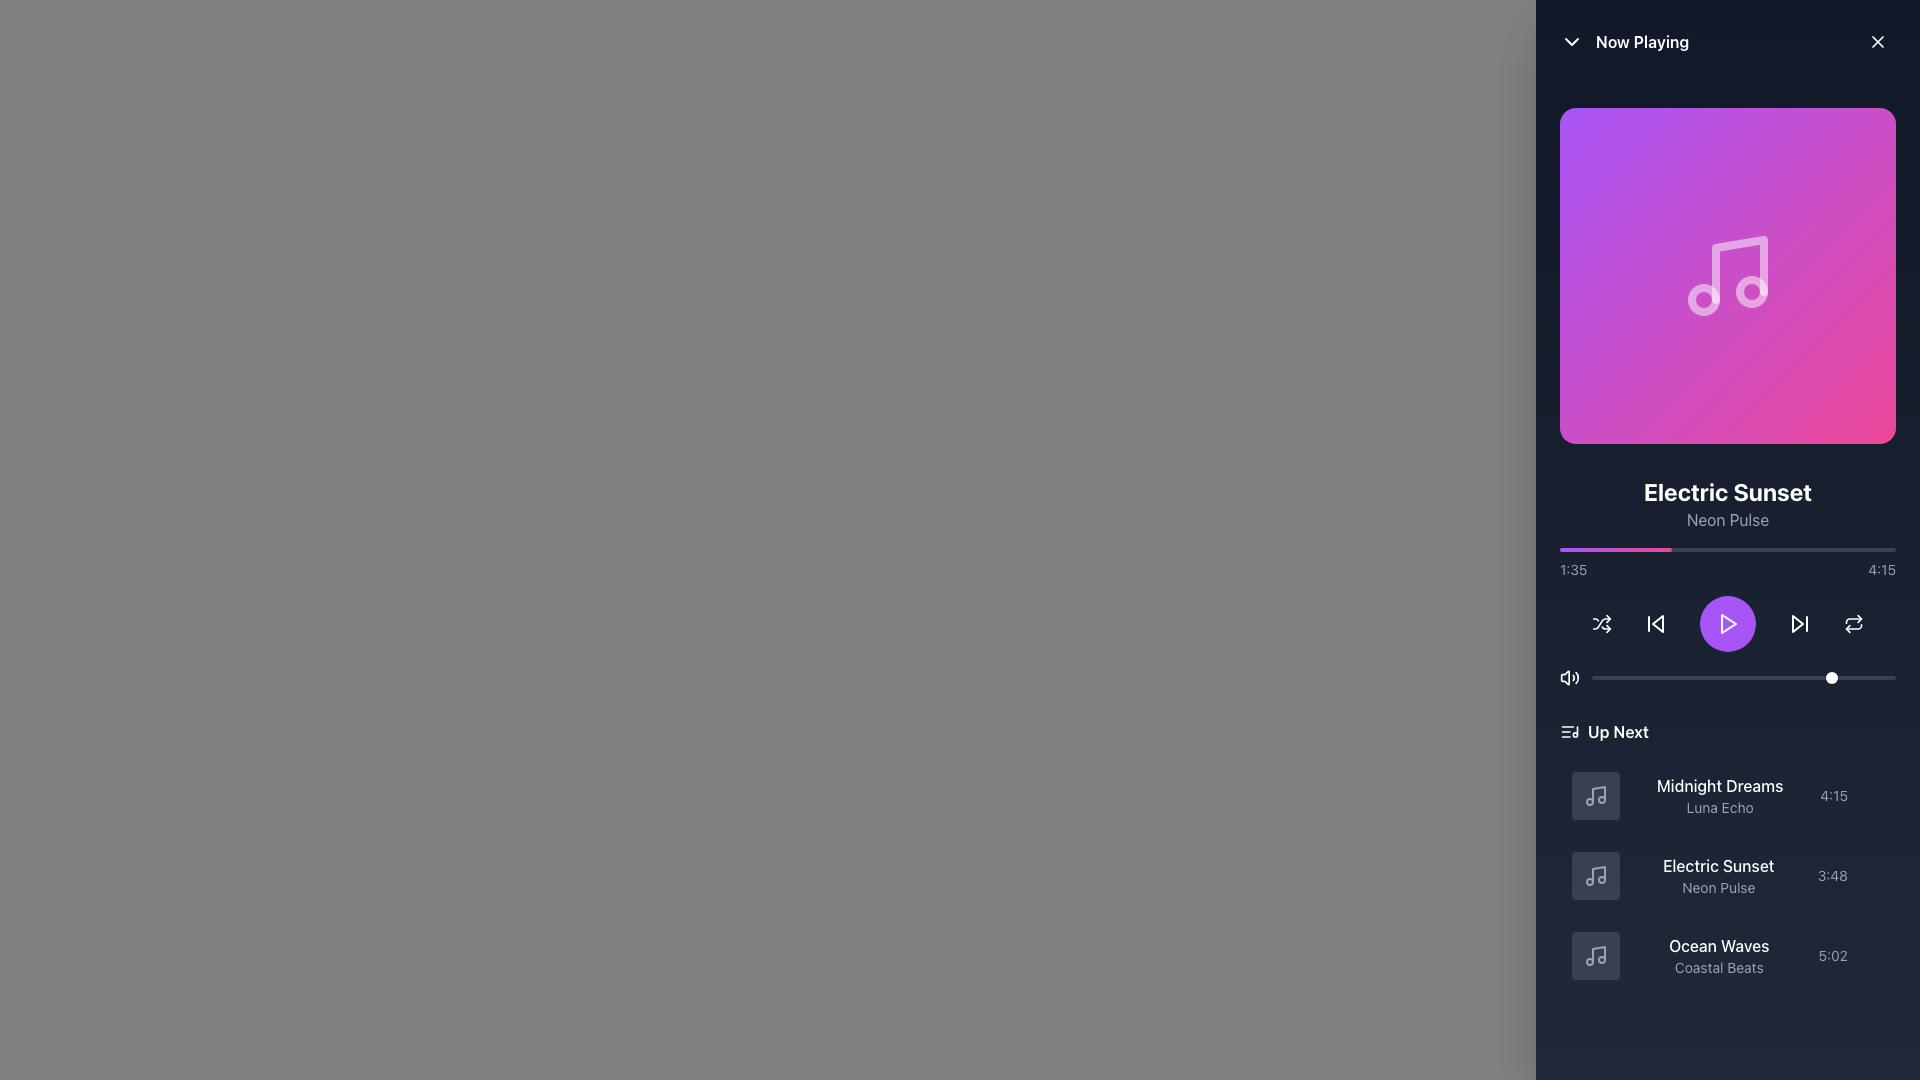 Image resolution: width=1920 pixels, height=1080 pixels. I want to click on the 'Repeat' button located at the bottom-right of the interface, which is the fifth item in the row of playback controls, so click(1852, 623).